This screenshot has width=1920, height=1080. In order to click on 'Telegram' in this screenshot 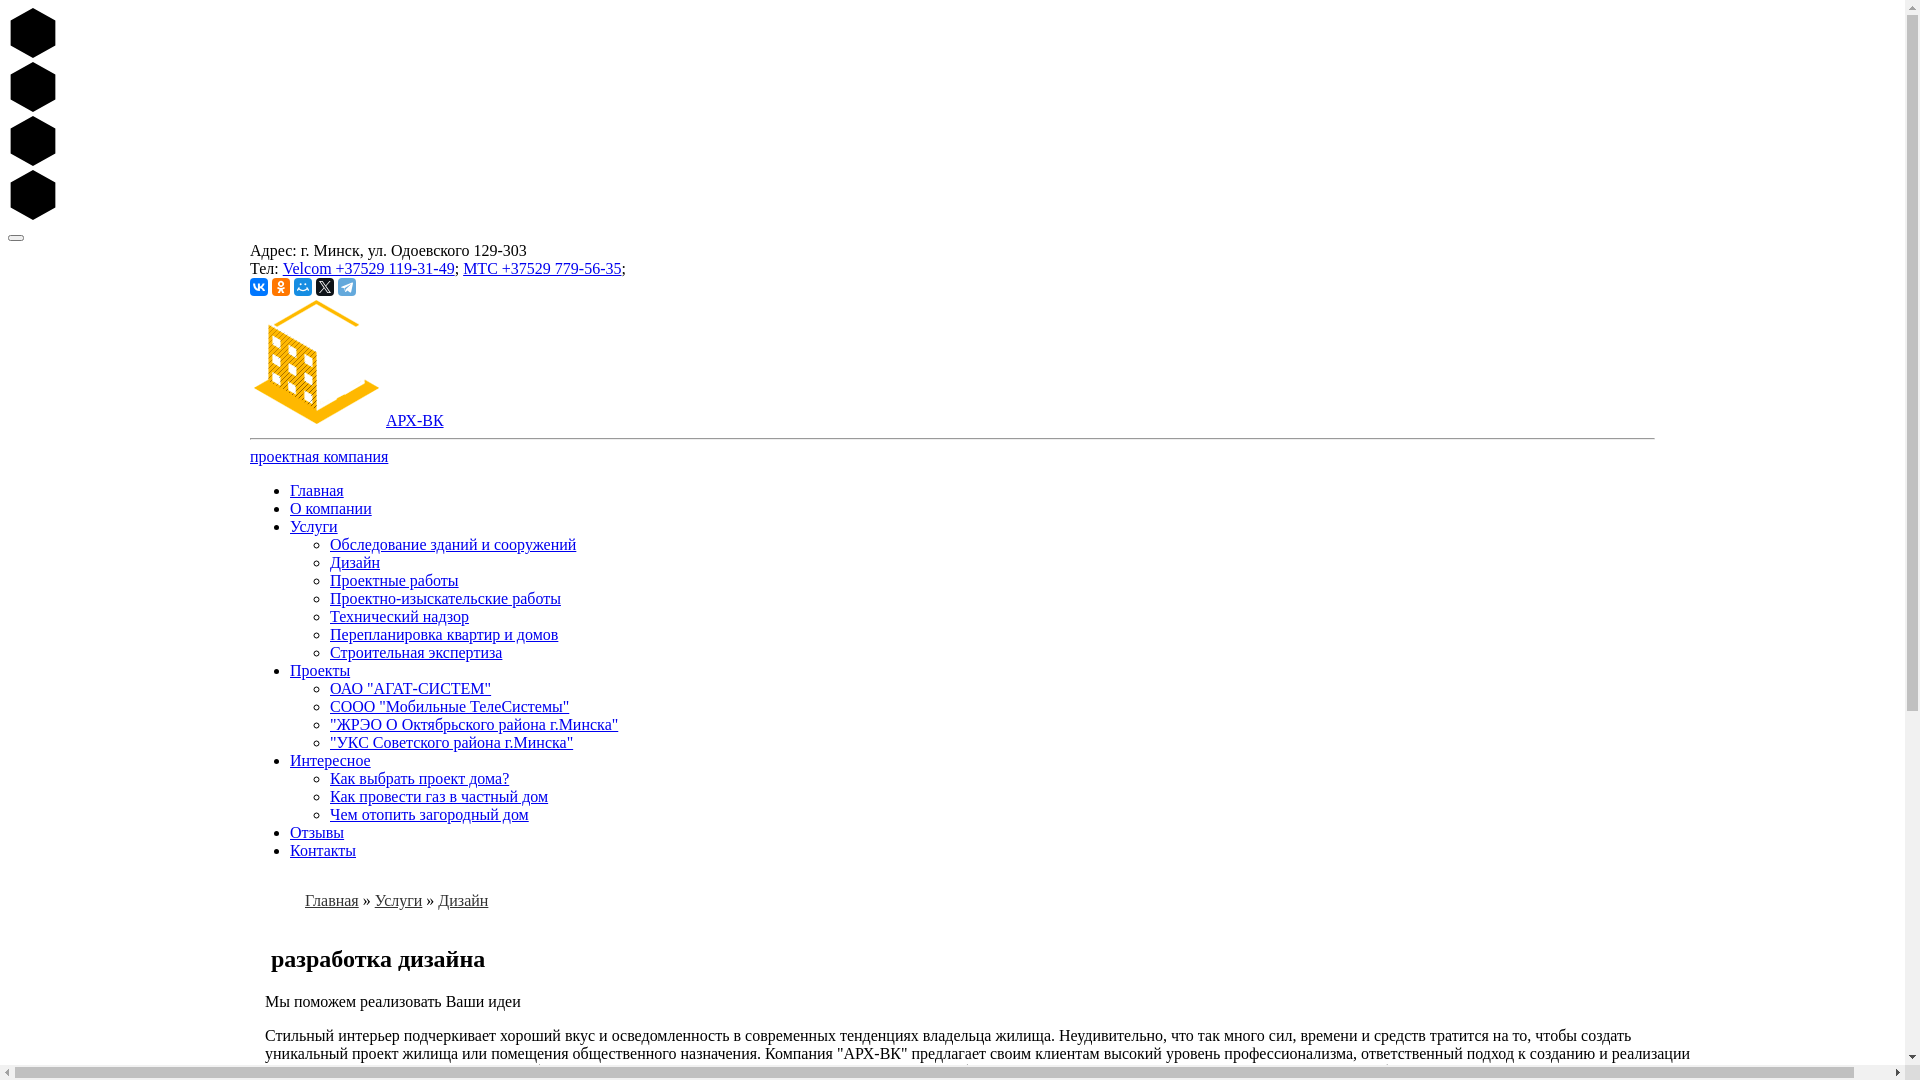, I will do `click(346, 286)`.